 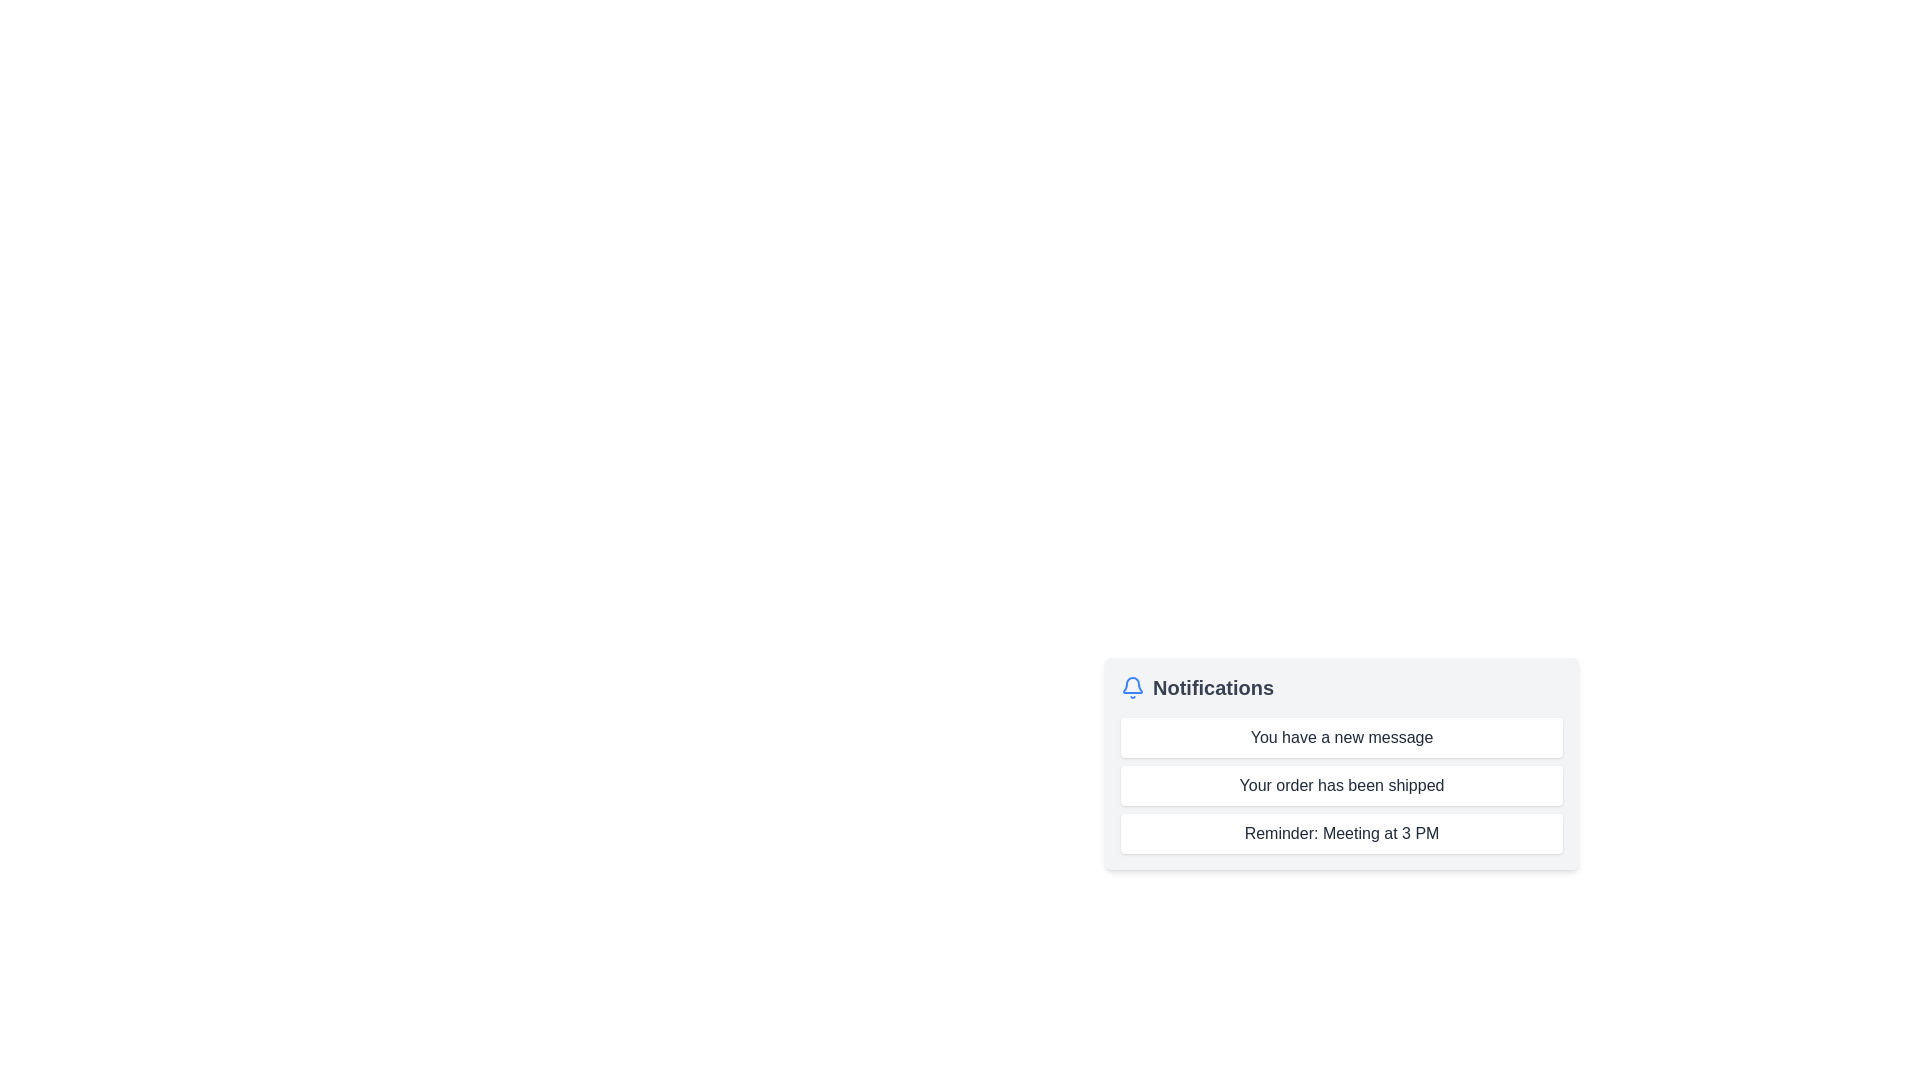 What do you see at coordinates (1132, 684) in the screenshot?
I see `the notification alert bell icon located at the top-left corner of the notification panel, adjacent to the 'Notifications' text` at bounding box center [1132, 684].